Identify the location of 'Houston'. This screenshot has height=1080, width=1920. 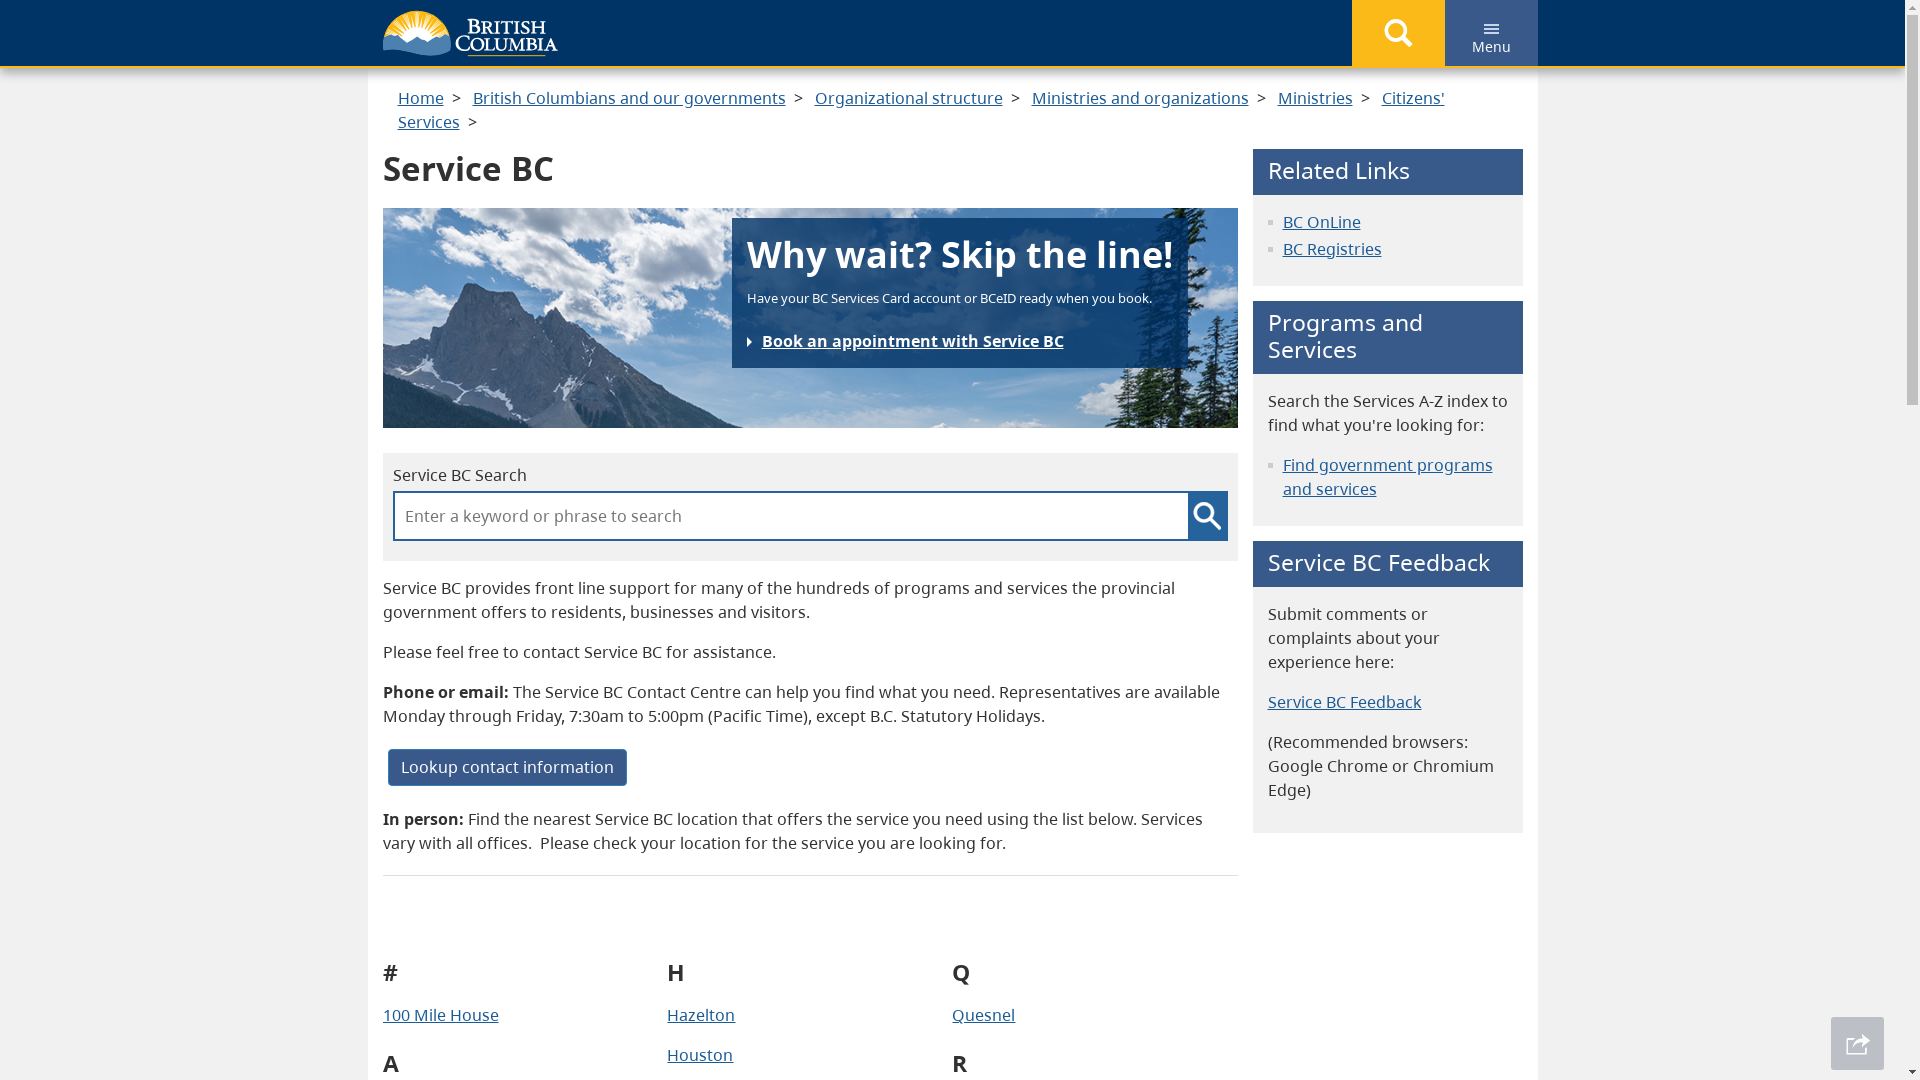
(667, 1054).